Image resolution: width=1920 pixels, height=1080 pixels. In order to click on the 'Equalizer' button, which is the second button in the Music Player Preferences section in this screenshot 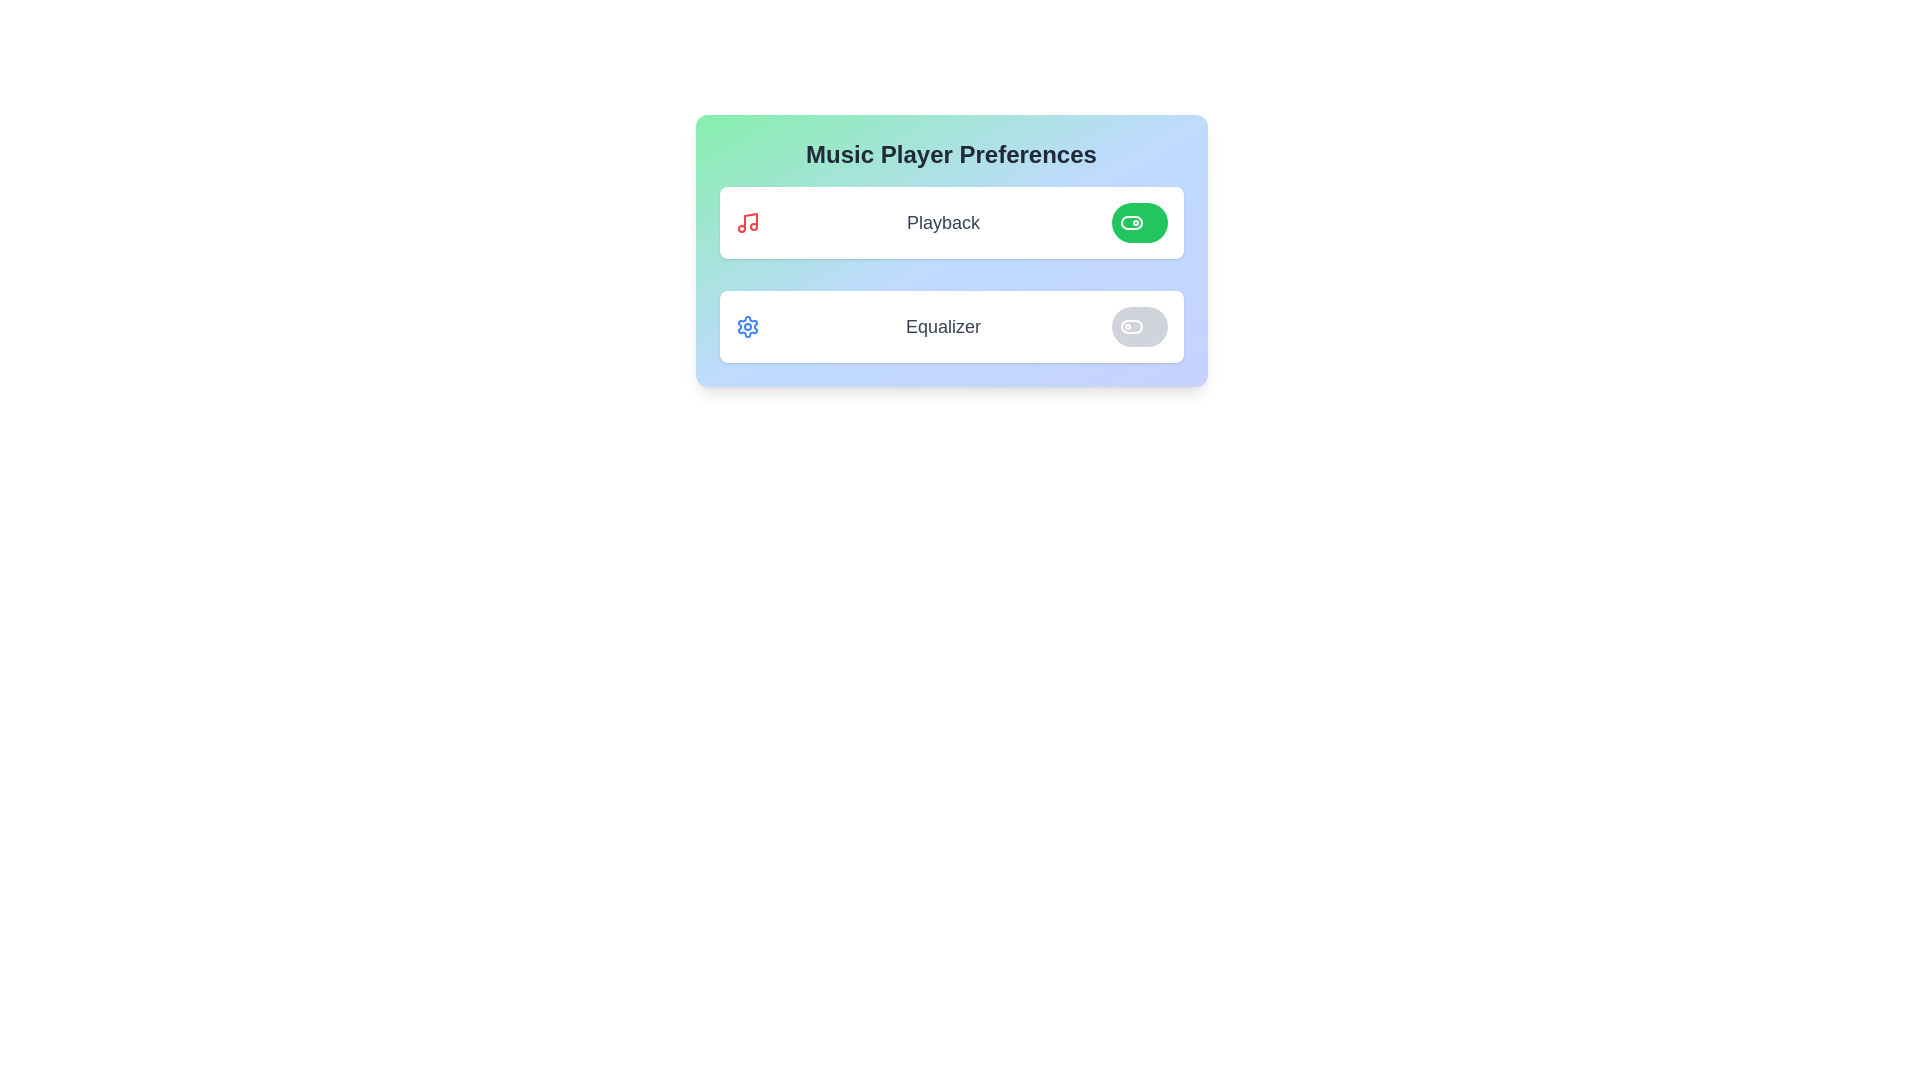, I will do `click(950, 326)`.